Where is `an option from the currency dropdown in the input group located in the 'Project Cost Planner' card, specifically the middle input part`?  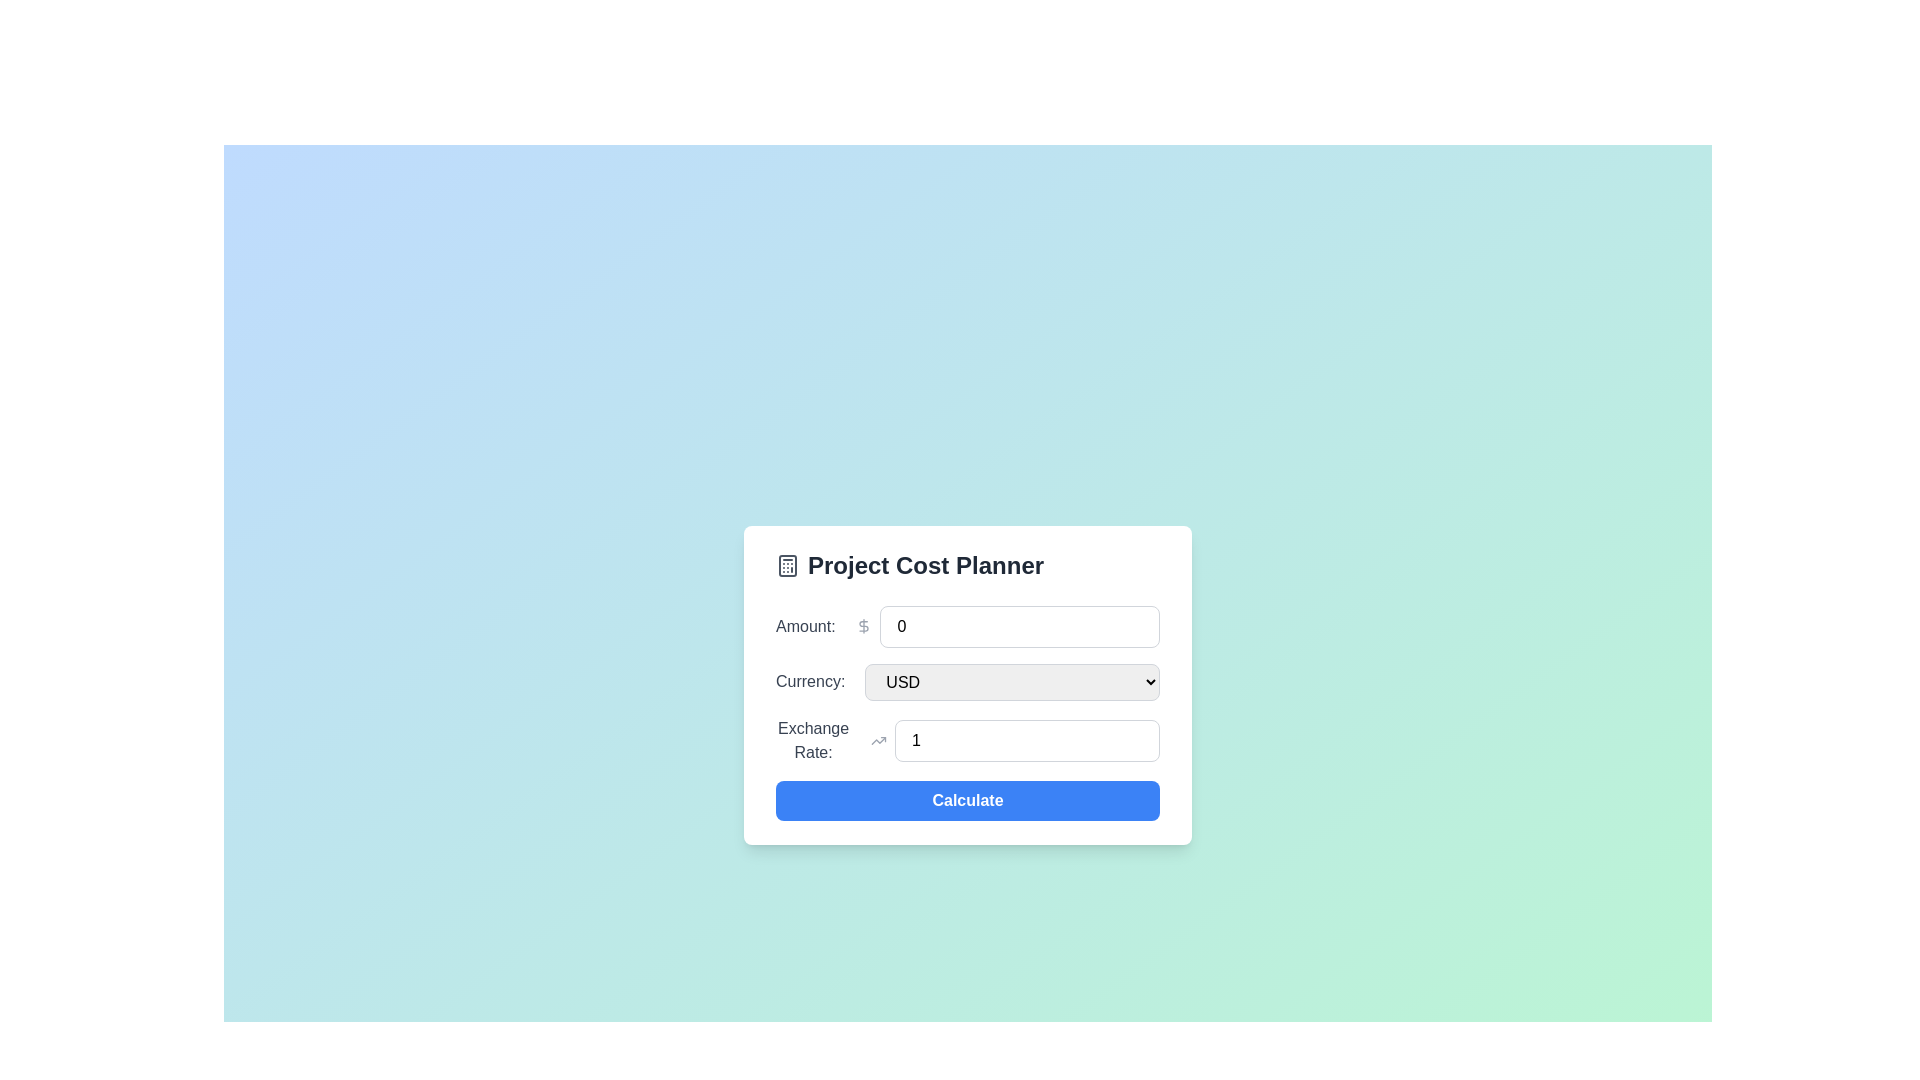
an option from the currency dropdown in the input group located in the 'Project Cost Planner' card, specifically the middle input part is located at coordinates (968, 684).